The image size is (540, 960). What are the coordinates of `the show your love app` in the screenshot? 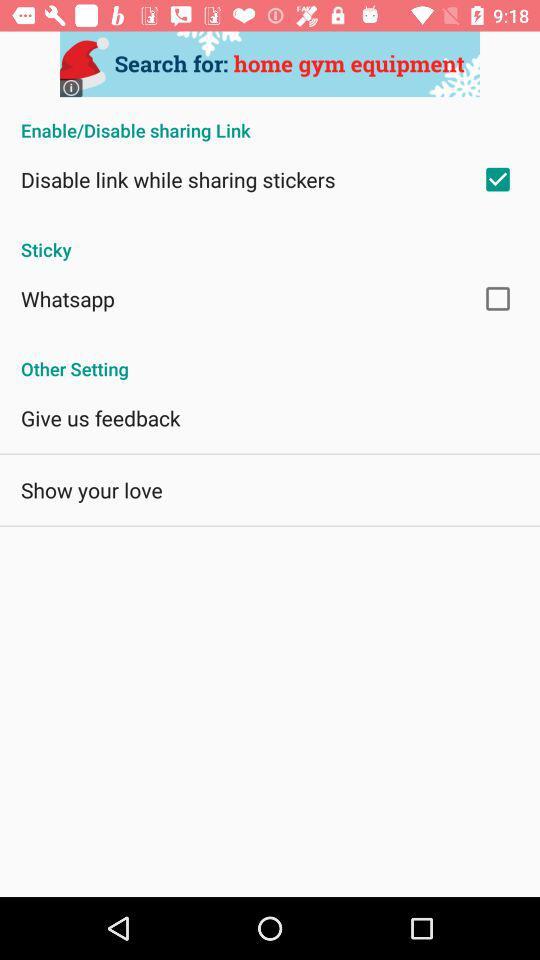 It's located at (90, 489).